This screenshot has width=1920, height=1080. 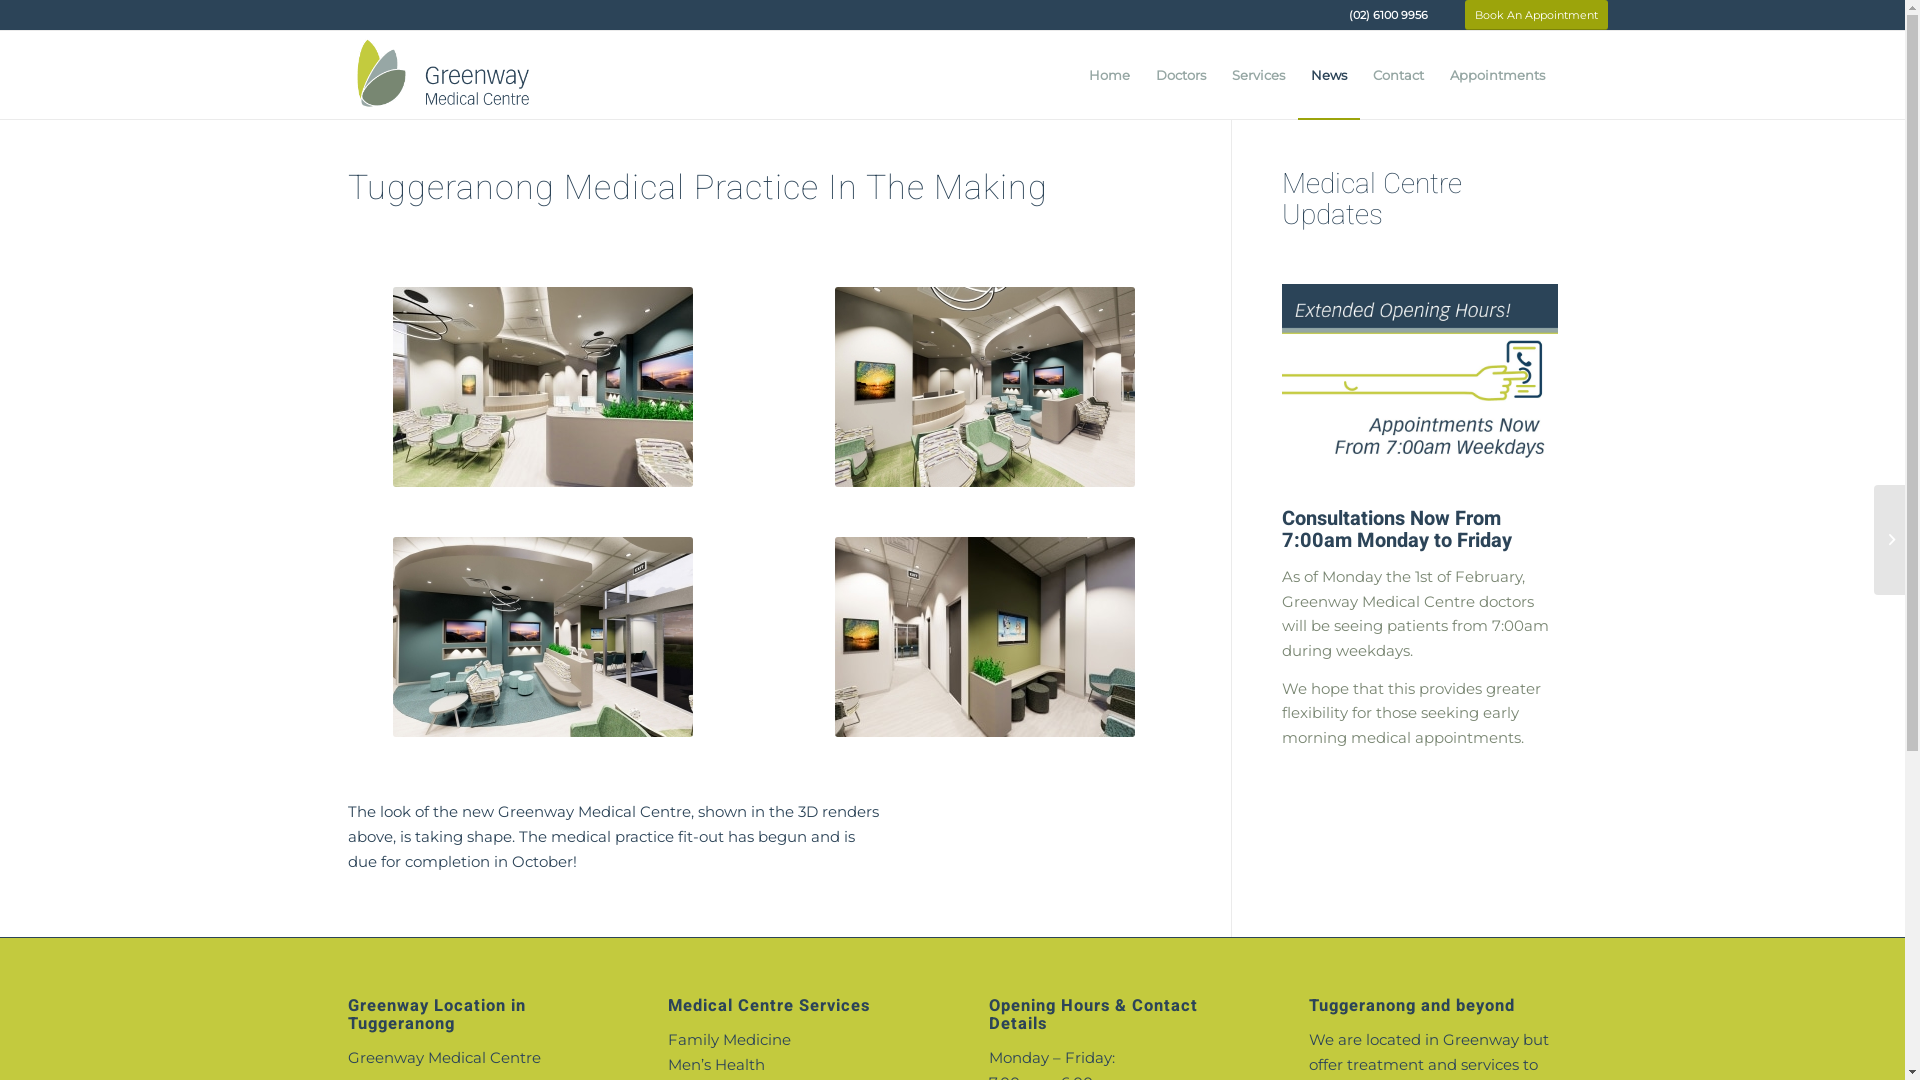 What do you see at coordinates (1496, 73) in the screenshot?
I see `'Appointments'` at bounding box center [1496, 73].